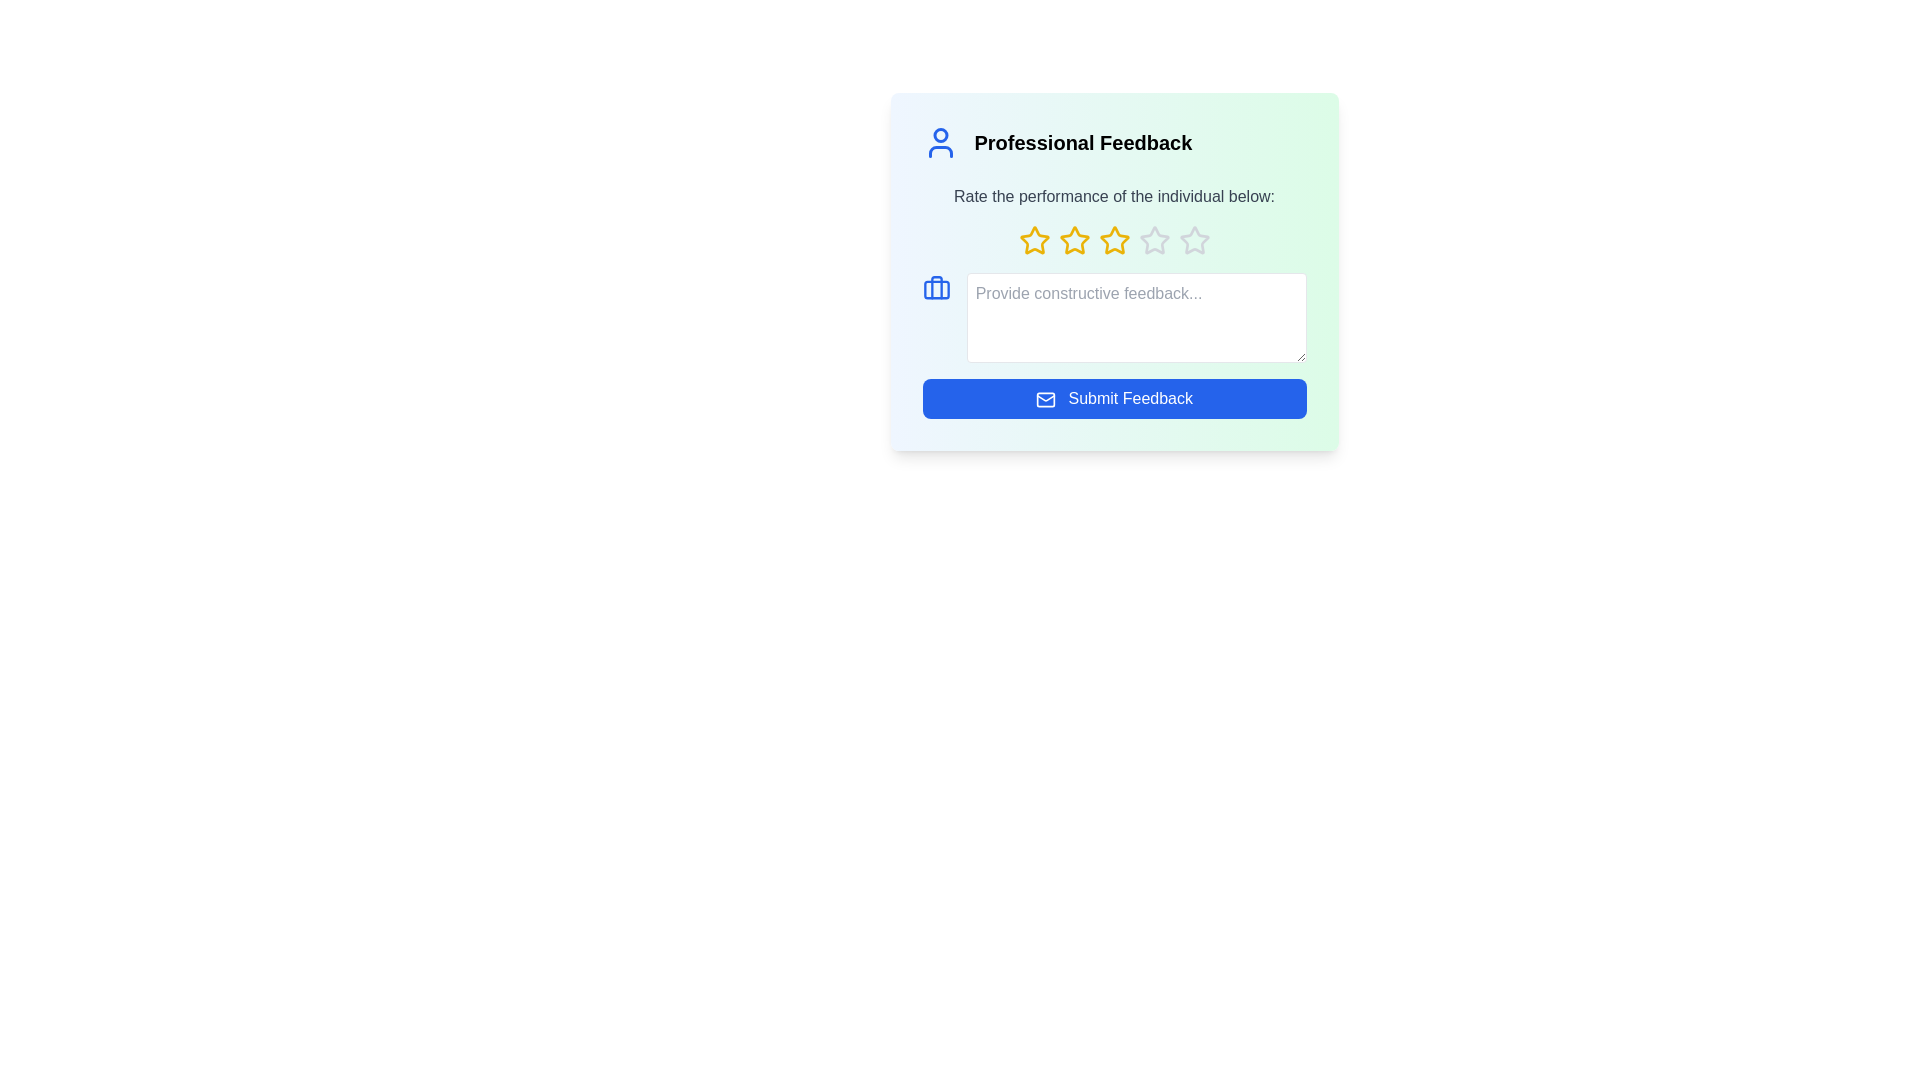 The image size is (1920, 1080). What do you see at coordinates (1154, 239) in the screenshot?
I see `the 4 star in the rating system` at bounding box center [1154, 239].